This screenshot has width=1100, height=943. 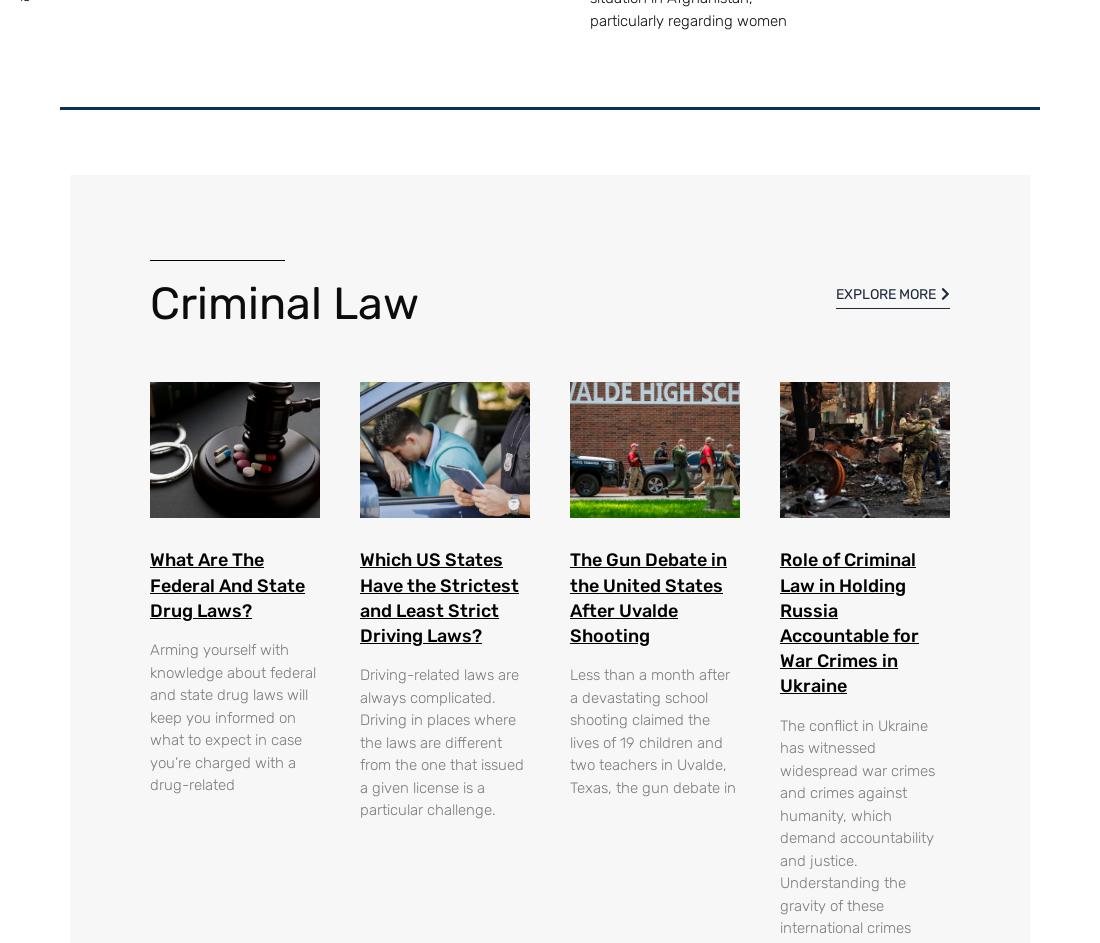 What do you see at coordinates (440, 742) in the screenshot?
I see `'Driving-related laws are always complicated. Driving in places where the laws are different from the one that issued a given license is a particular challenge.'` at bounding box center [440, 742].